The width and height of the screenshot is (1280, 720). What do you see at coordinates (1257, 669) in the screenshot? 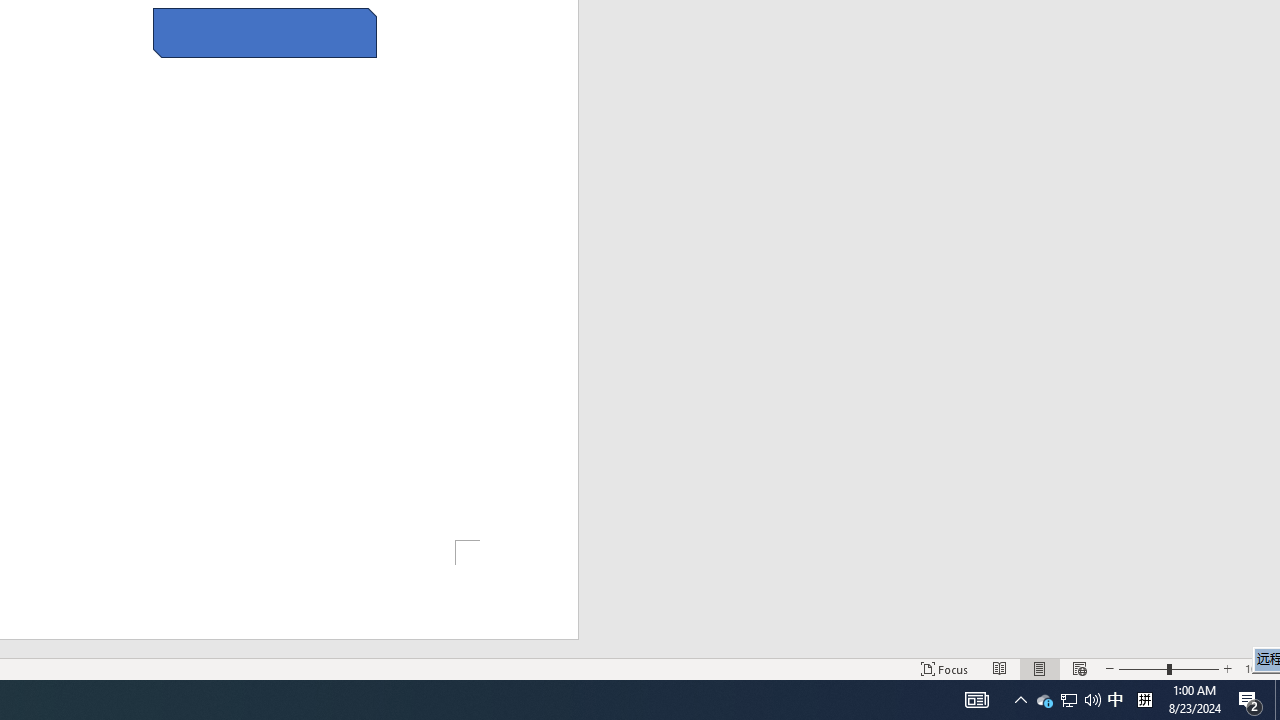
I see `'Zoom 104%'` at bounding box center [1257, 669].